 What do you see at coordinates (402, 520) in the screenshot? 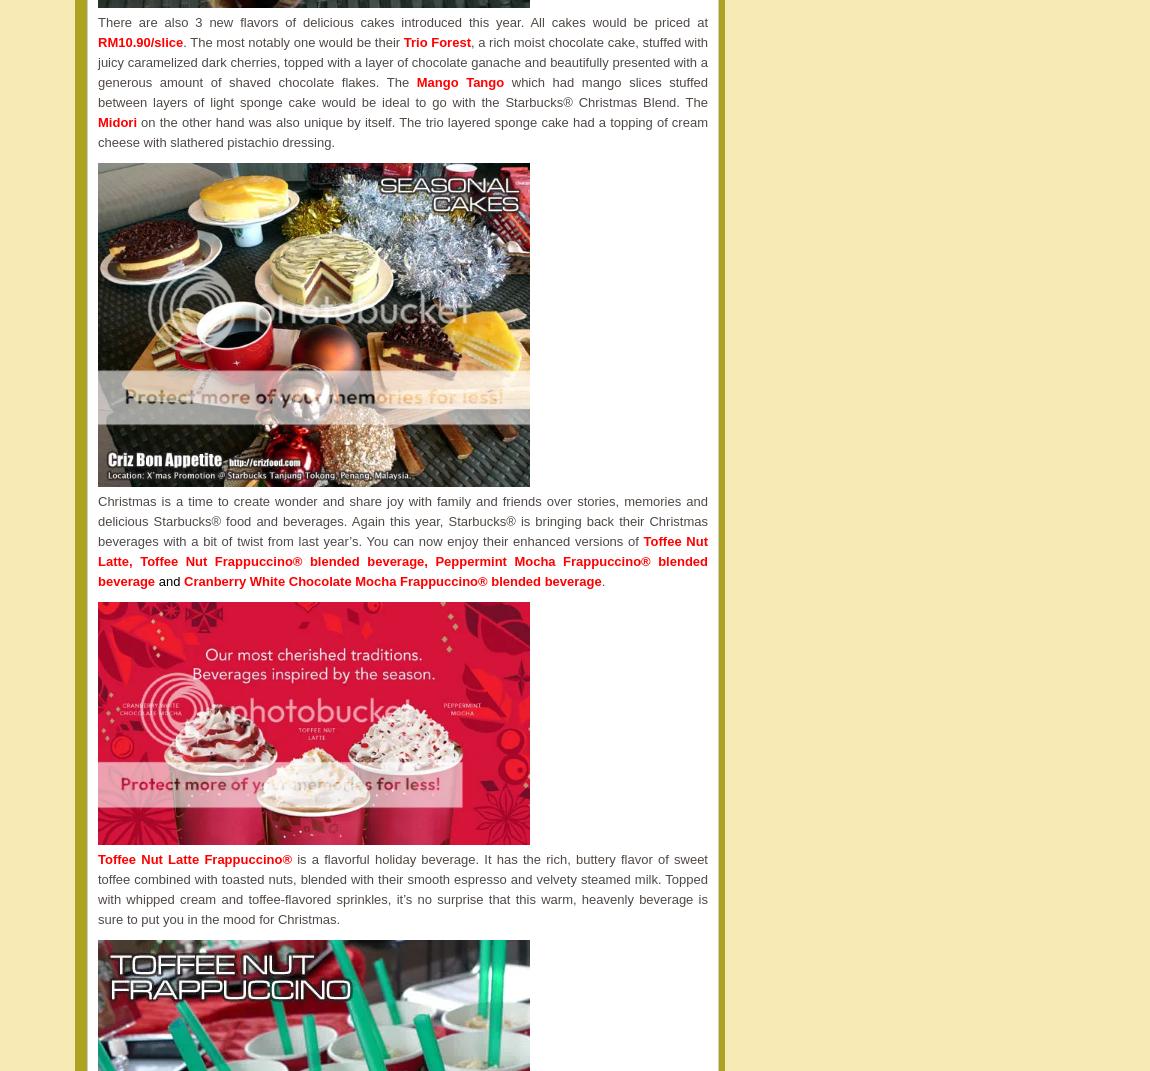
I see `'Christmas is a time to create wonder and share joy with family and friends over stories, memories and delicious Starbucks® food and beverages. Again this year, Starbucks® is bringing back their Christmas beverages with a bit of twist from last year’s. You can now enjoy their enhanced versions of'` at bounding box center [402, 520].